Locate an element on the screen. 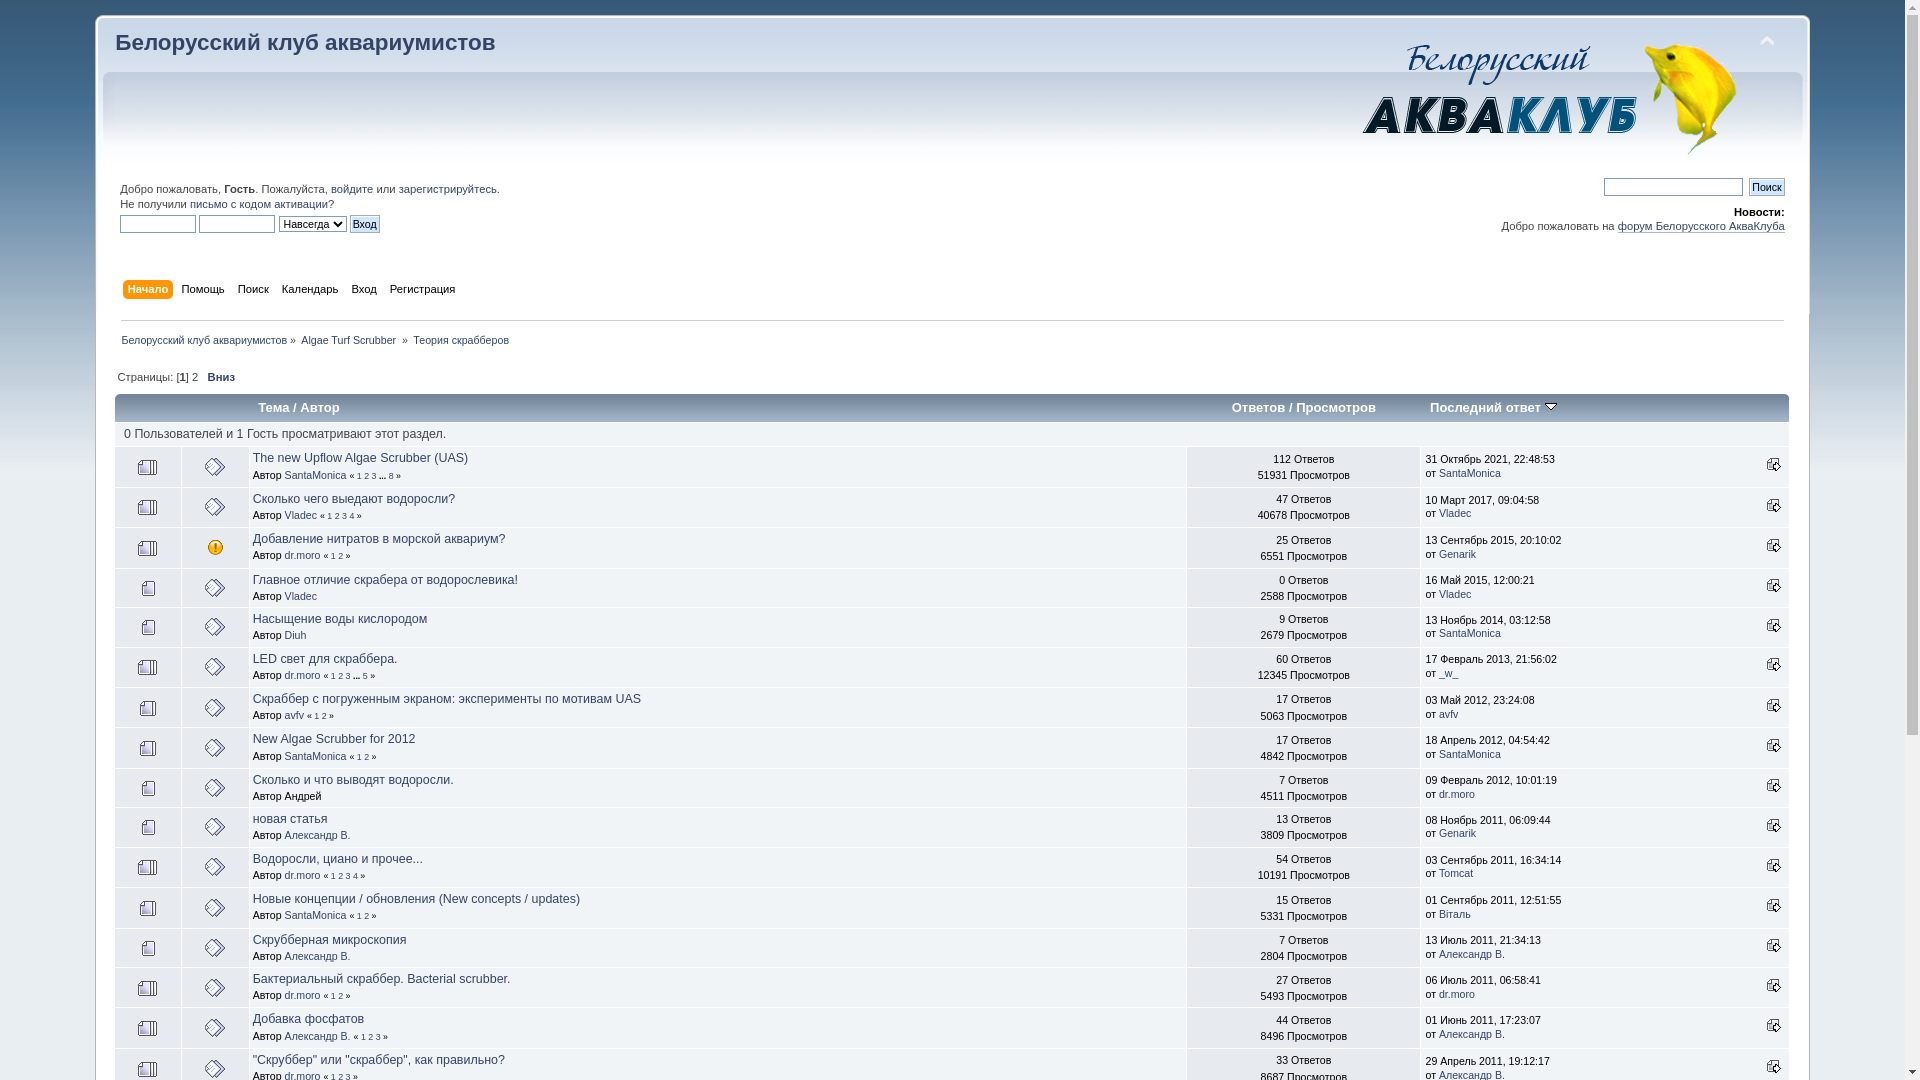 The width and height of the screenshot is (1920, 1080). 'Vladec' is located at coordinates (1454, 593).